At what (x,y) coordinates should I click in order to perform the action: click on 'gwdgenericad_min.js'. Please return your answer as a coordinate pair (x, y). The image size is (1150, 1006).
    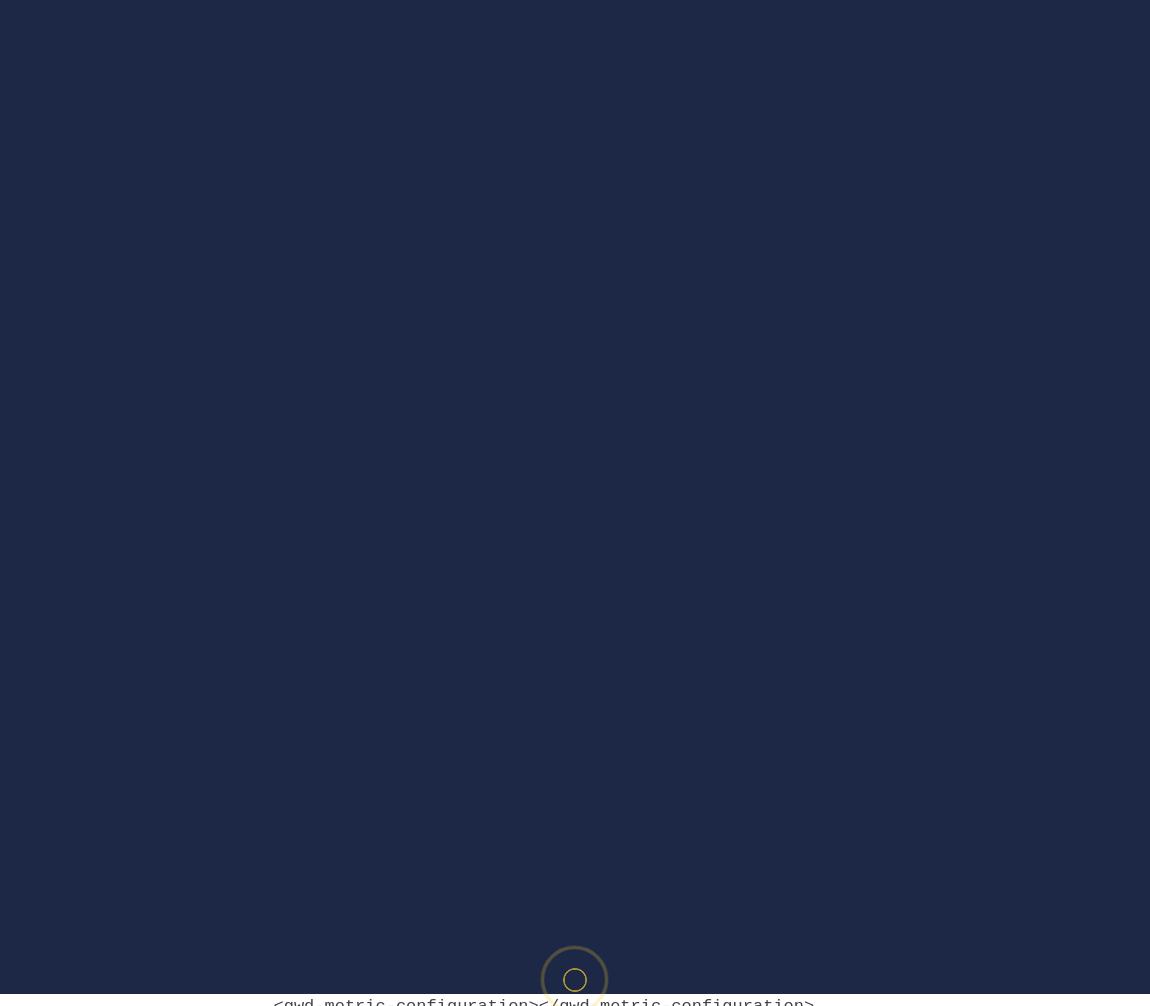
    Looking at the image, I should click on (375, 268).